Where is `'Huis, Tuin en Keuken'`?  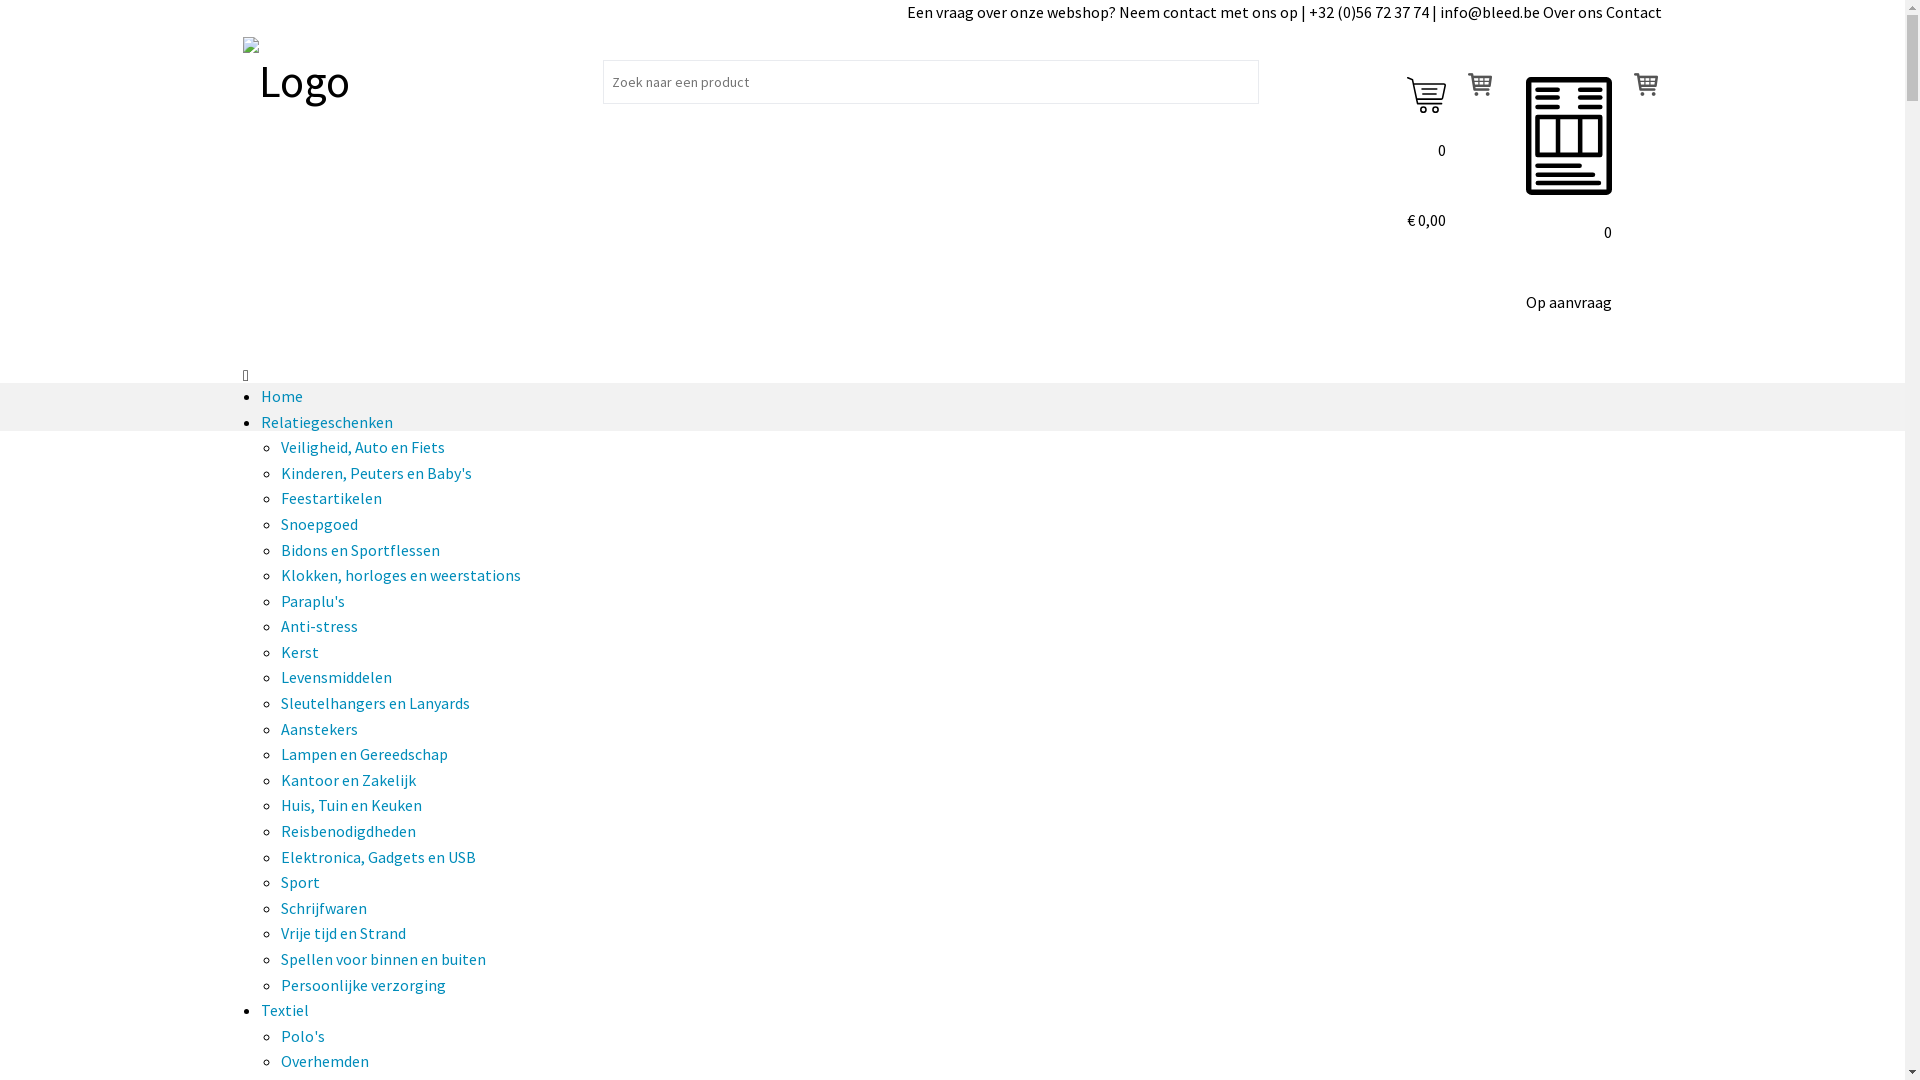 'Huis, Tuin en Keuken' is located at coordinates (351, 804).